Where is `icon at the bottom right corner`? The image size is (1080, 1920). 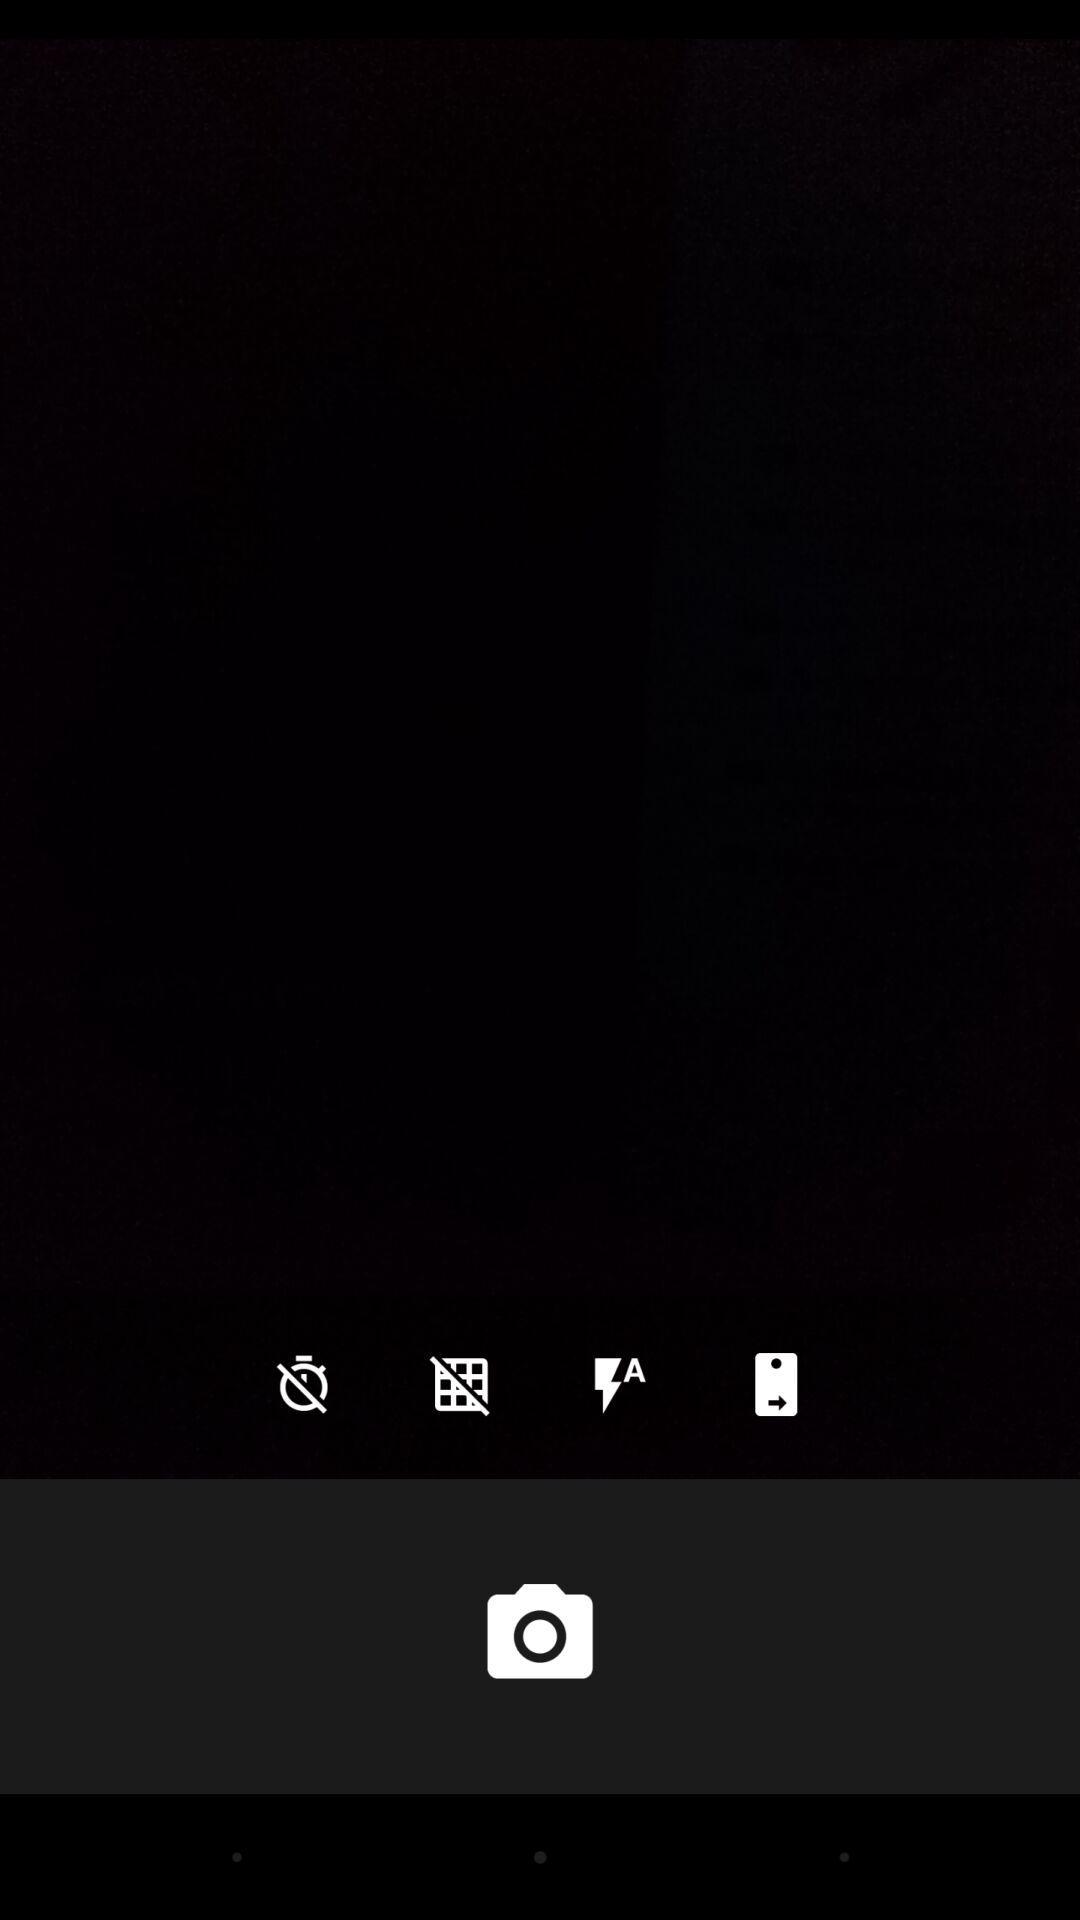 icon at the bottom right corner is located at coordinates (775, 1383).